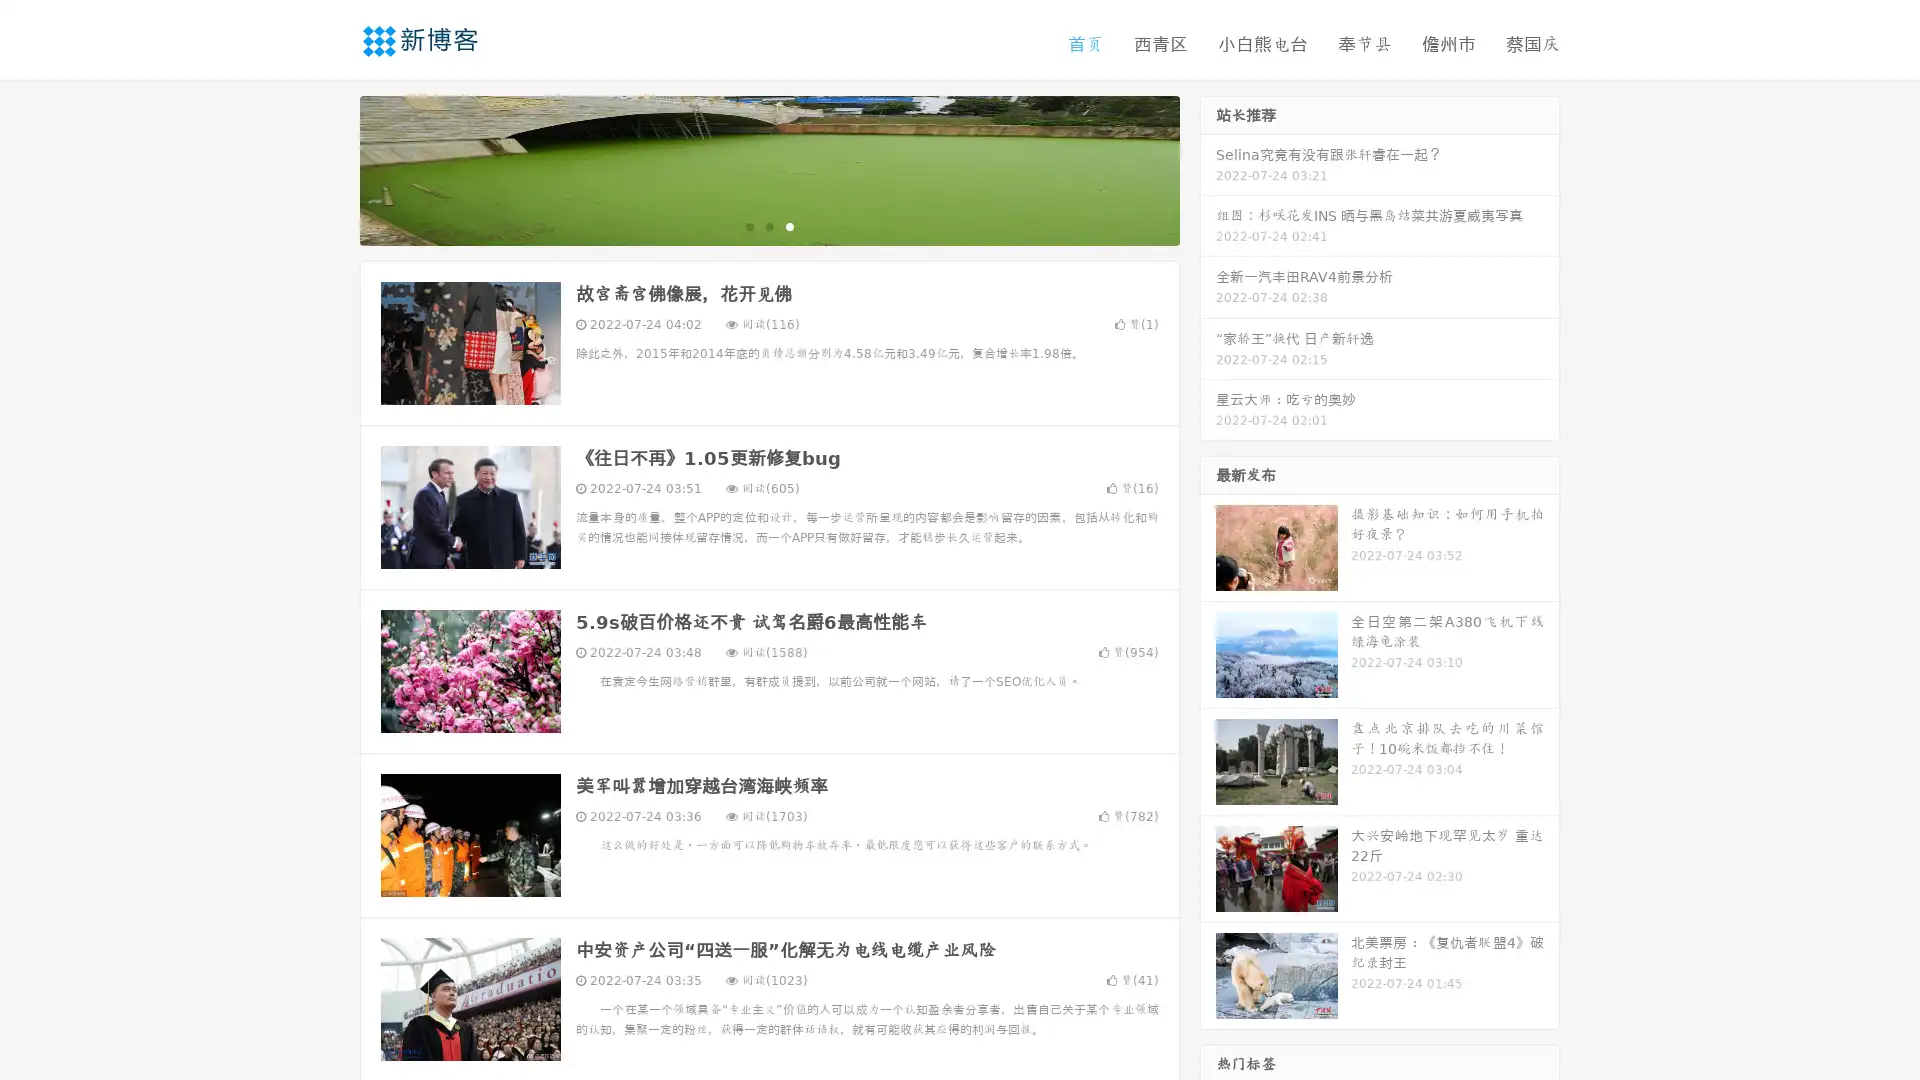  I want to click on Previous slide, so click(330, 168).